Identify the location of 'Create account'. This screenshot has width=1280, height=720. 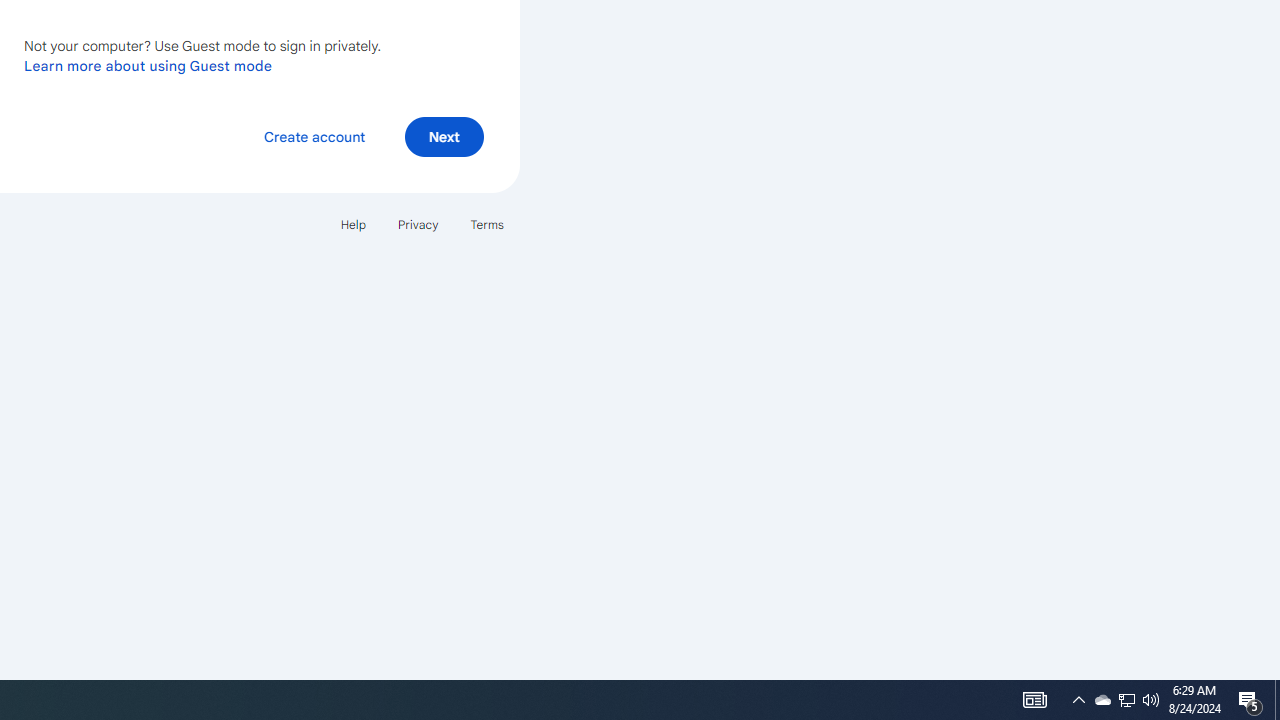
(313, 135).